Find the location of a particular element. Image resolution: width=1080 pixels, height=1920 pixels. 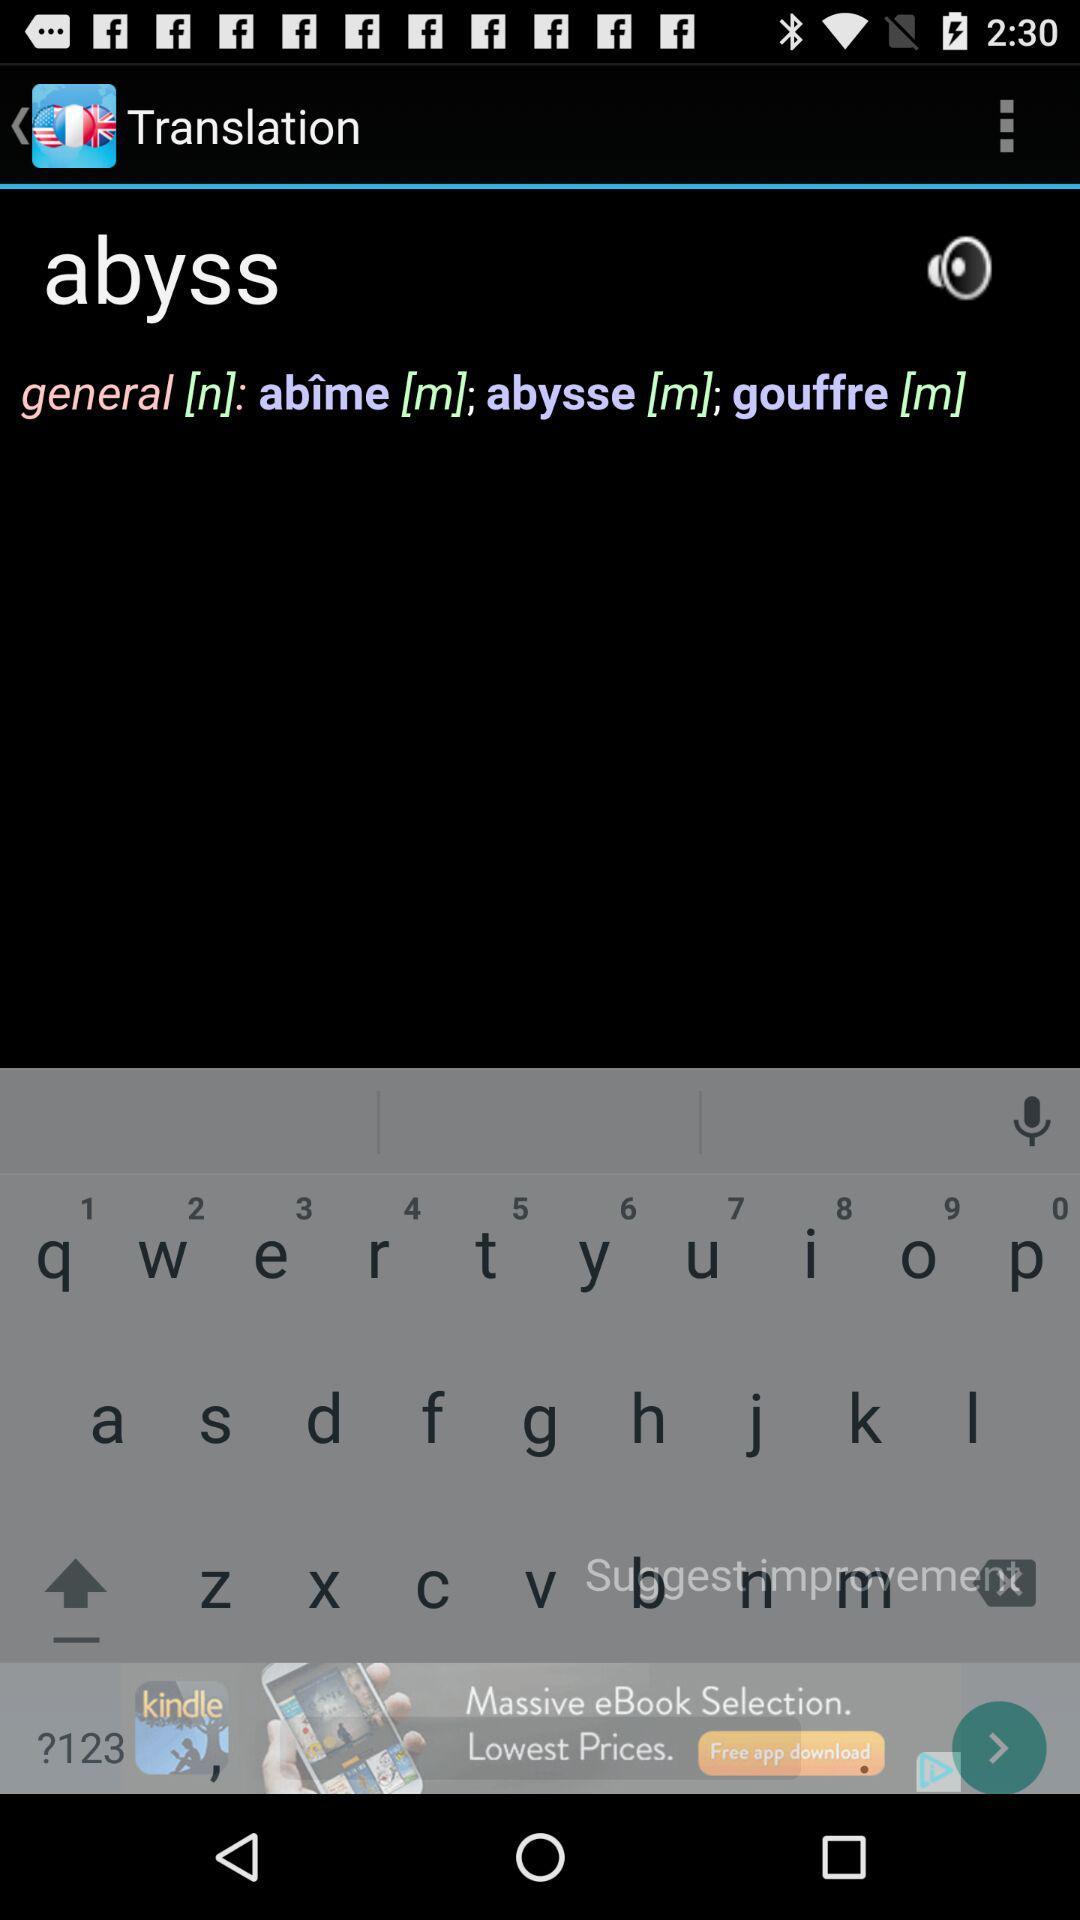

advertisement is located at coordinates (540, 1727).